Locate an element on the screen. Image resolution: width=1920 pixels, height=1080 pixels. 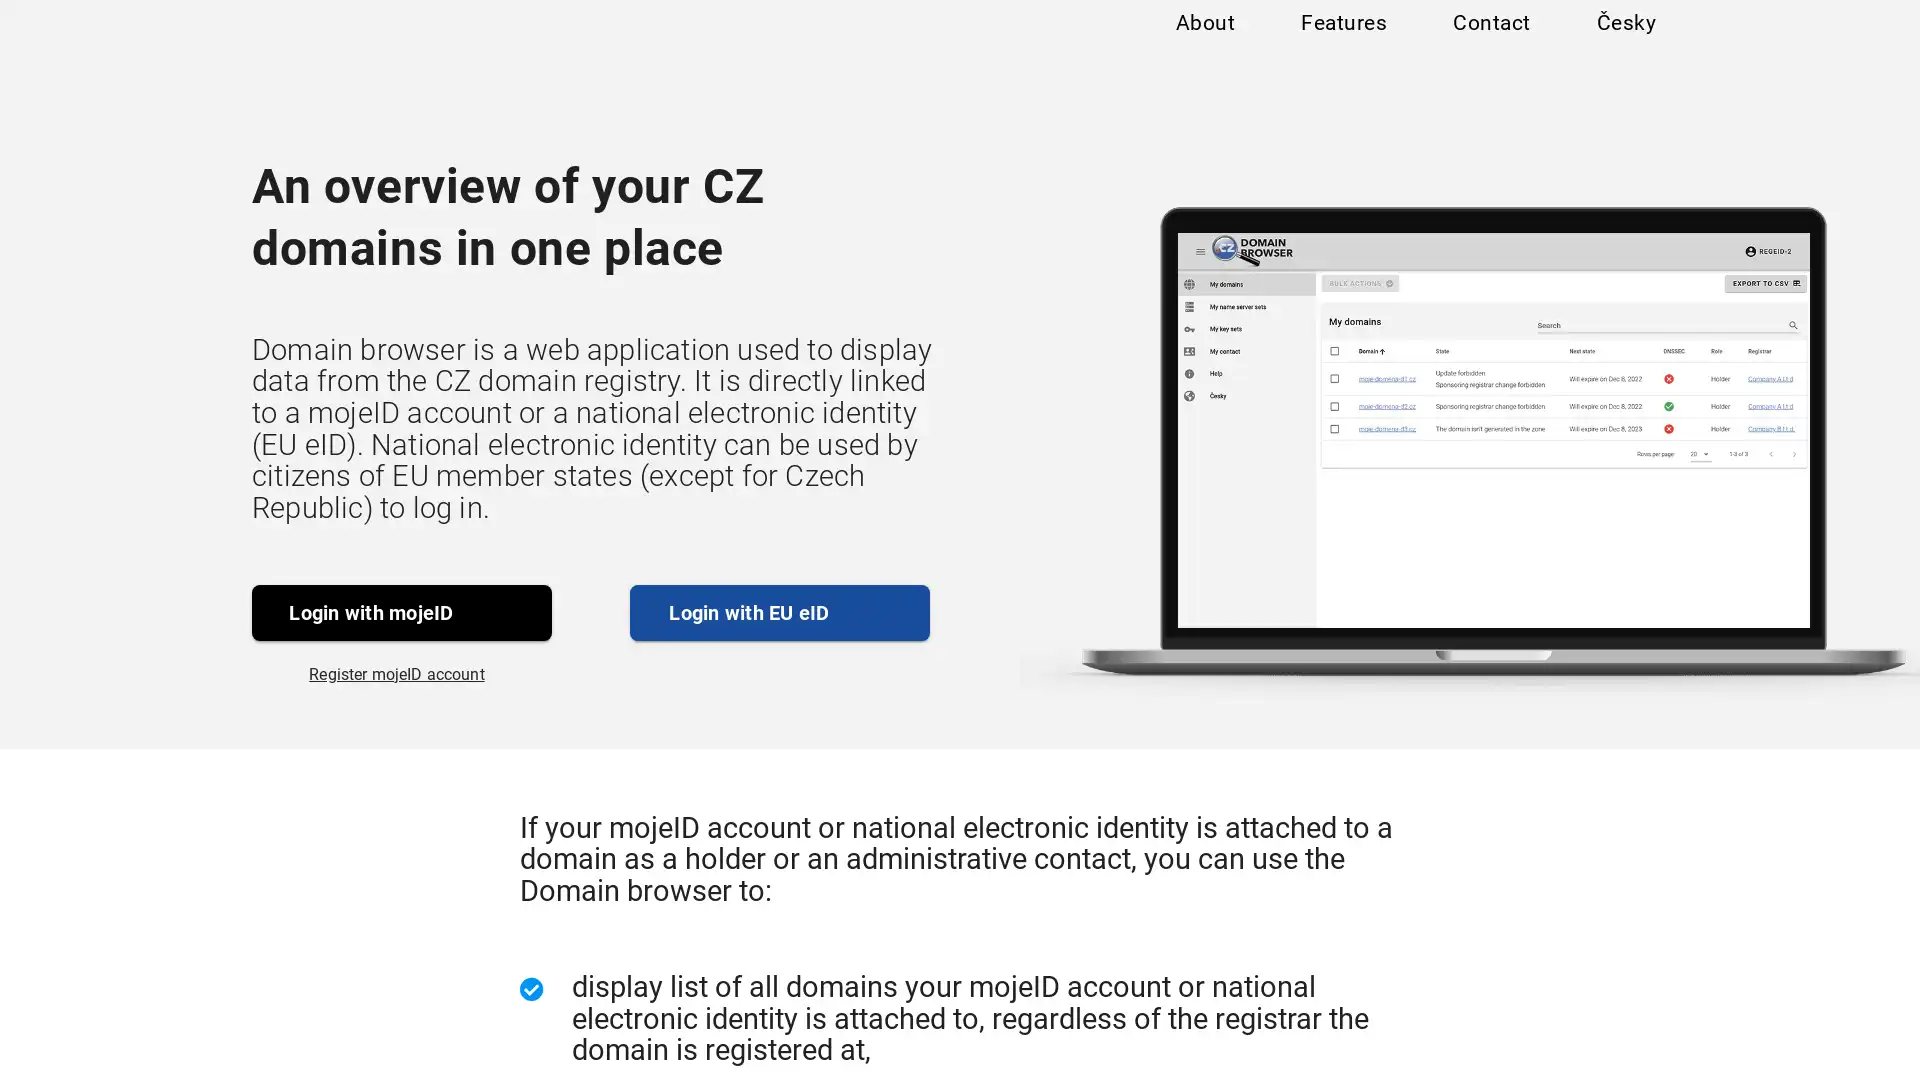
Cesky is located at coordinates (1625, 42).